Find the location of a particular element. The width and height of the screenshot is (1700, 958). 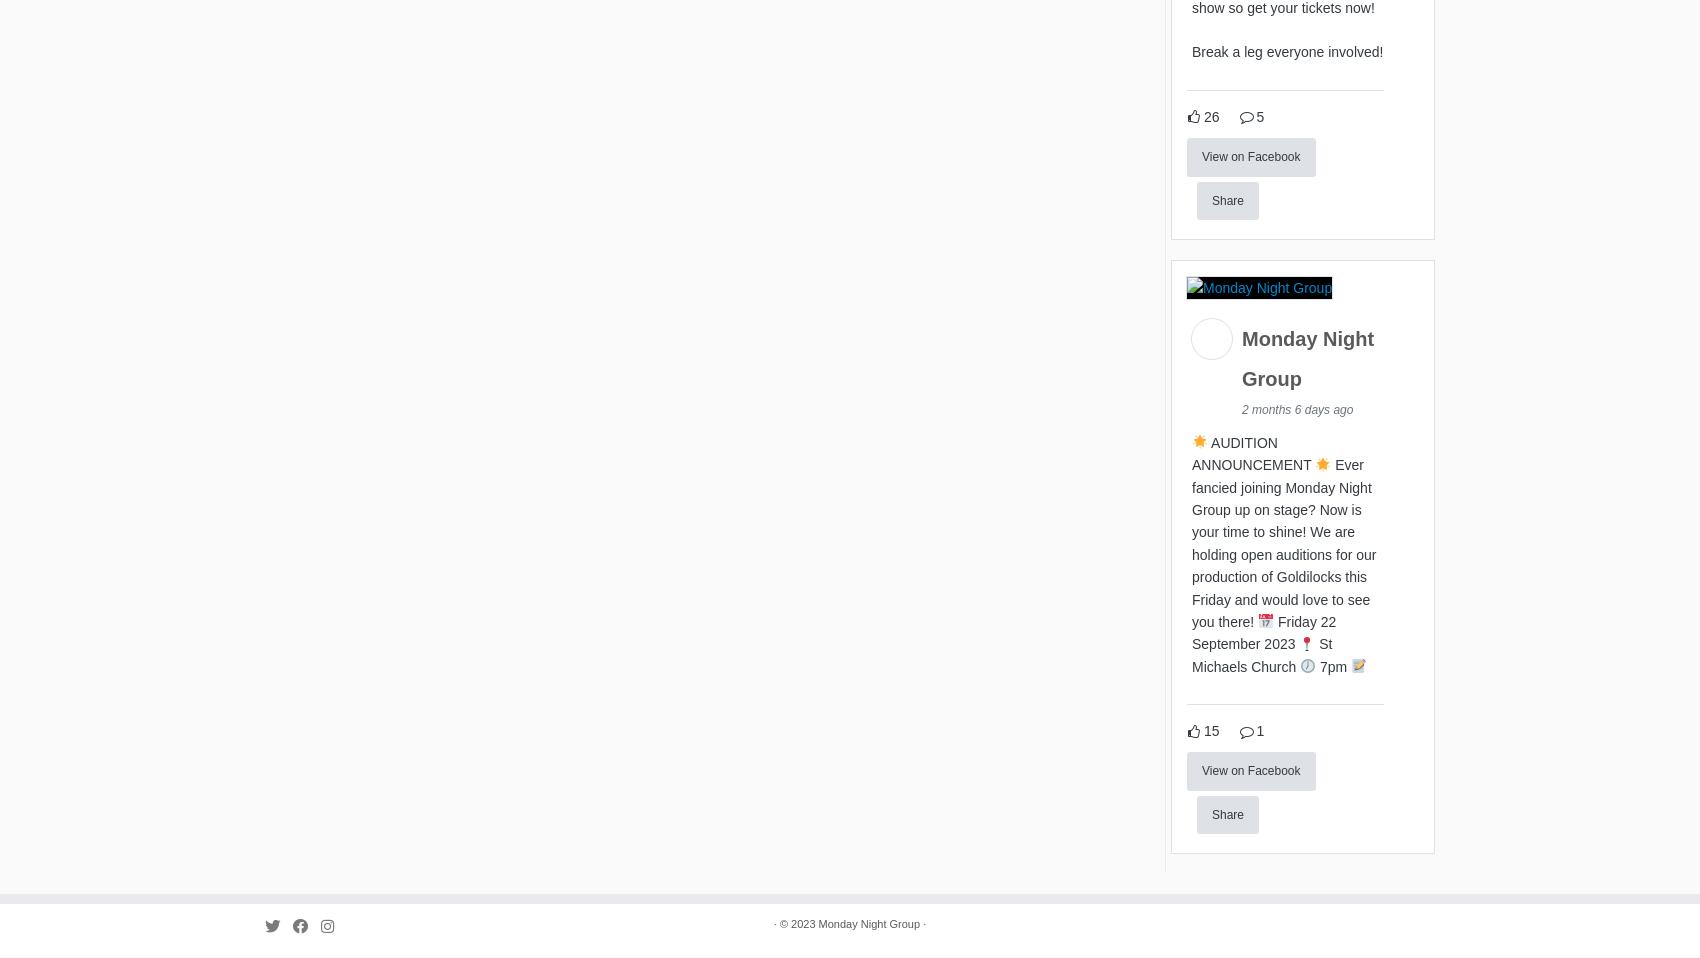

'St Michaels Church' is located at coordinates (1191, 658).